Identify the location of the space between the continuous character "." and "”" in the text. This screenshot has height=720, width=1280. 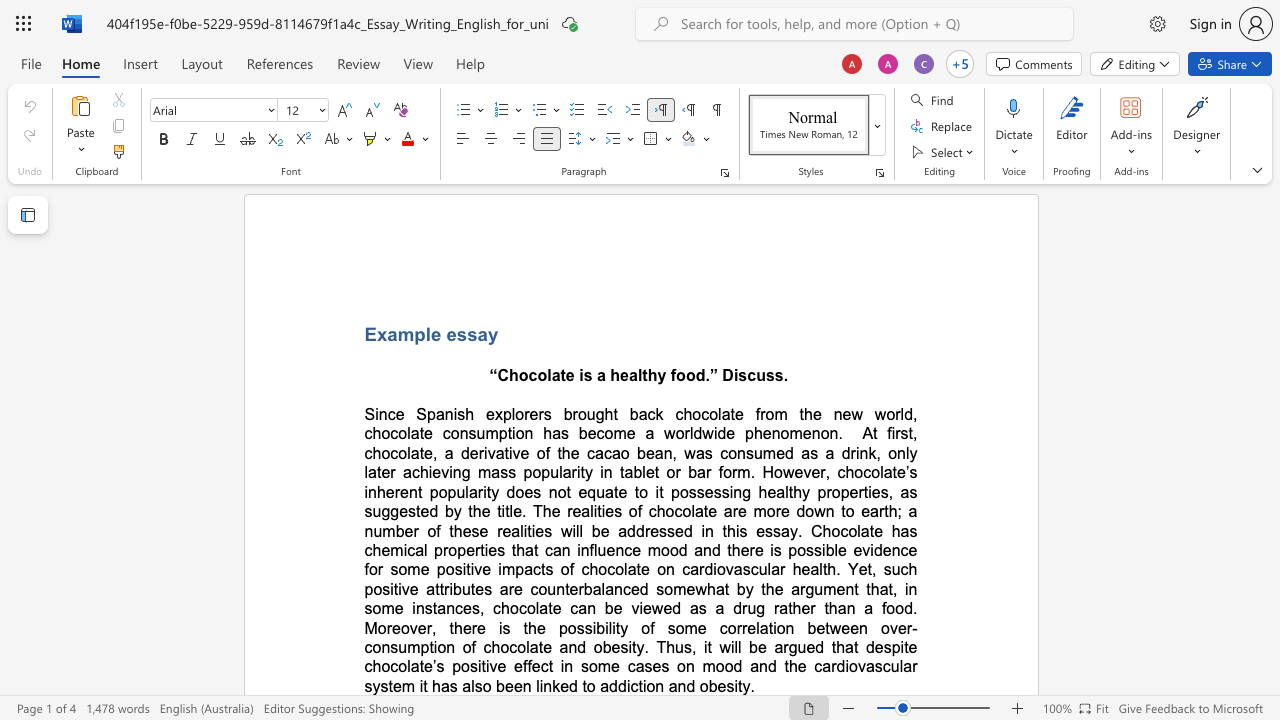
(710, 375).